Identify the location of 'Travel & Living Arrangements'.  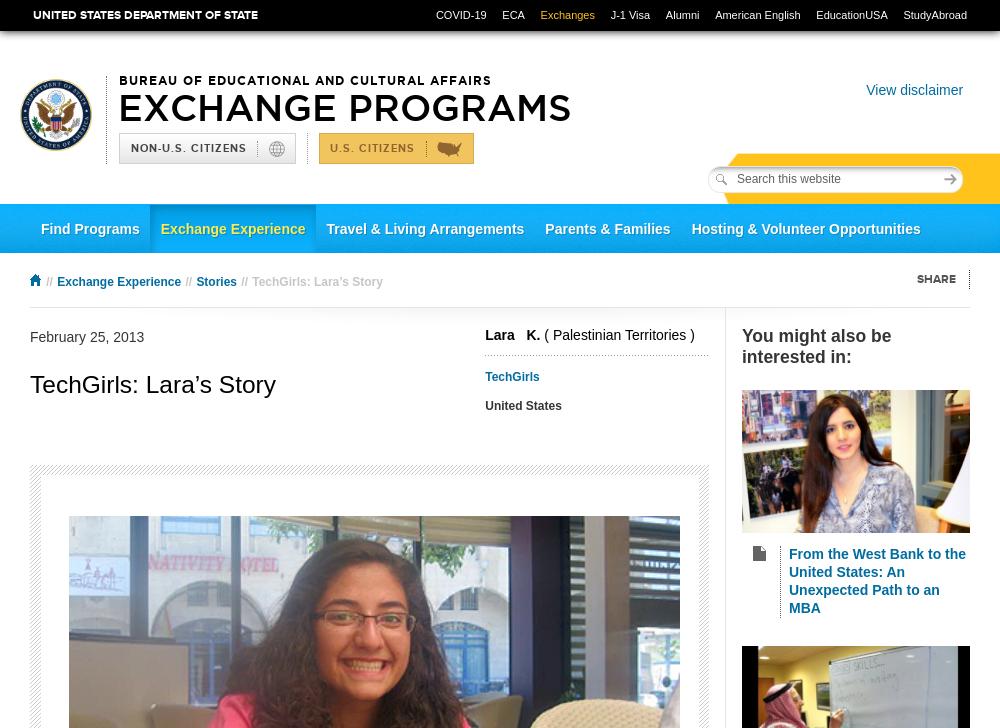
(425, 228).